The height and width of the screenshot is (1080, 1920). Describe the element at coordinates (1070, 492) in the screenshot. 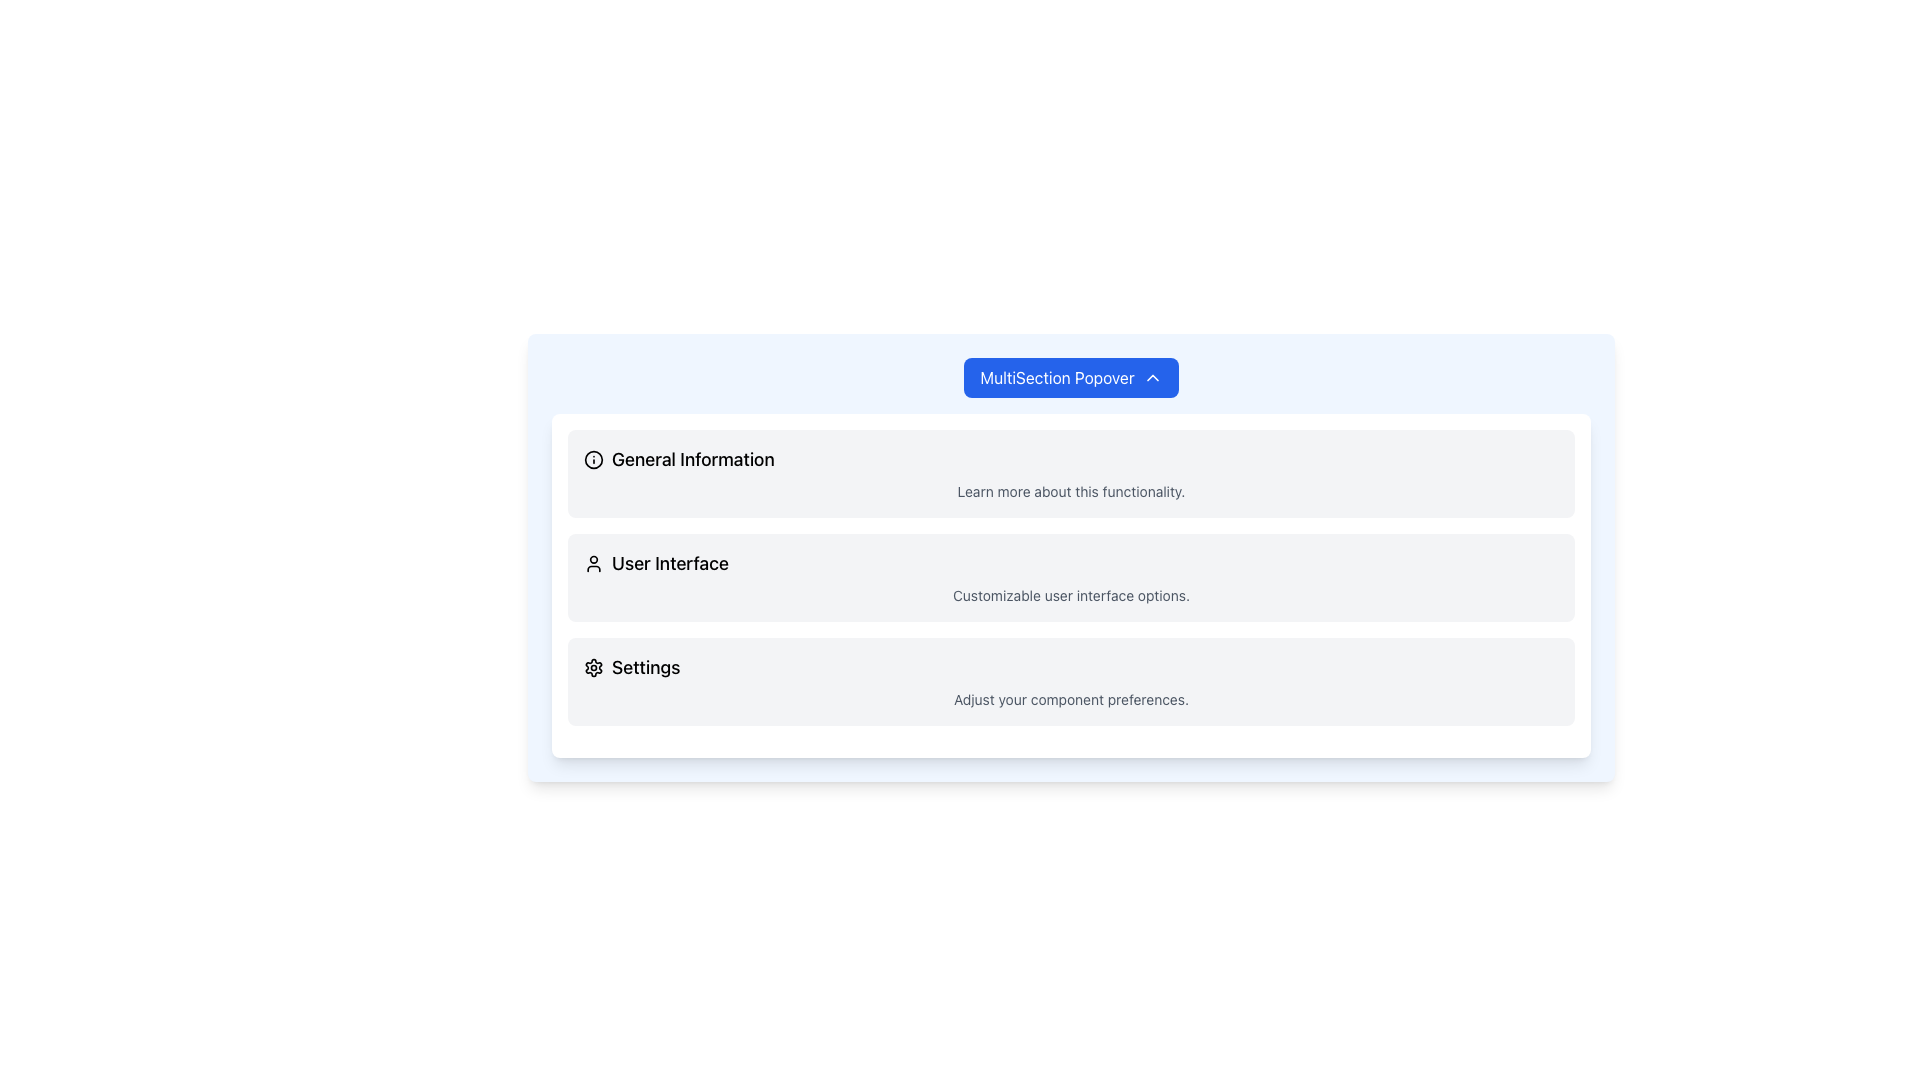

I see `the informative label located at the bottom-right corner of the 'General Information' section, which follows the bold title 'General Information'` at that location.